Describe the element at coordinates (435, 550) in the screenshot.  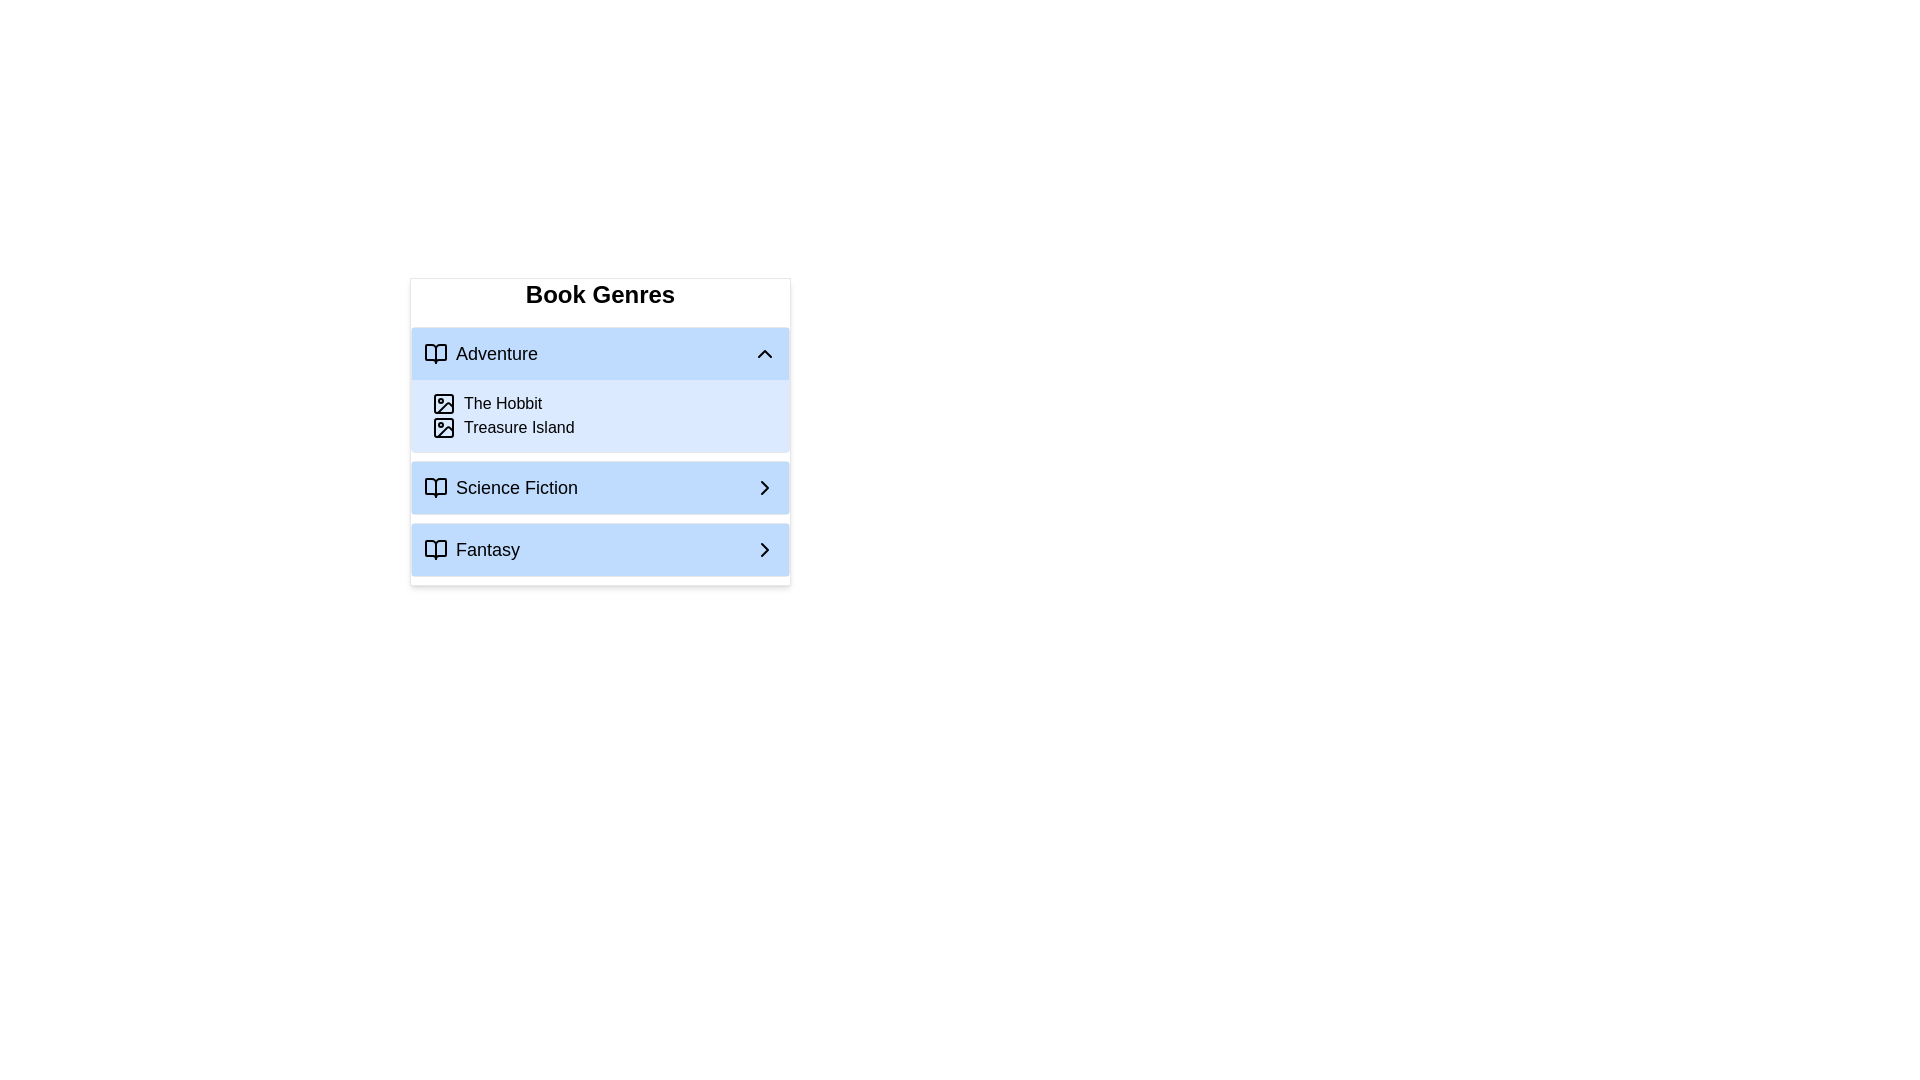
I see `the open book icon with a silhouette design that is positioned to the left of the text 'Fantasy' in the 'Book Genres' interface list` at that location.